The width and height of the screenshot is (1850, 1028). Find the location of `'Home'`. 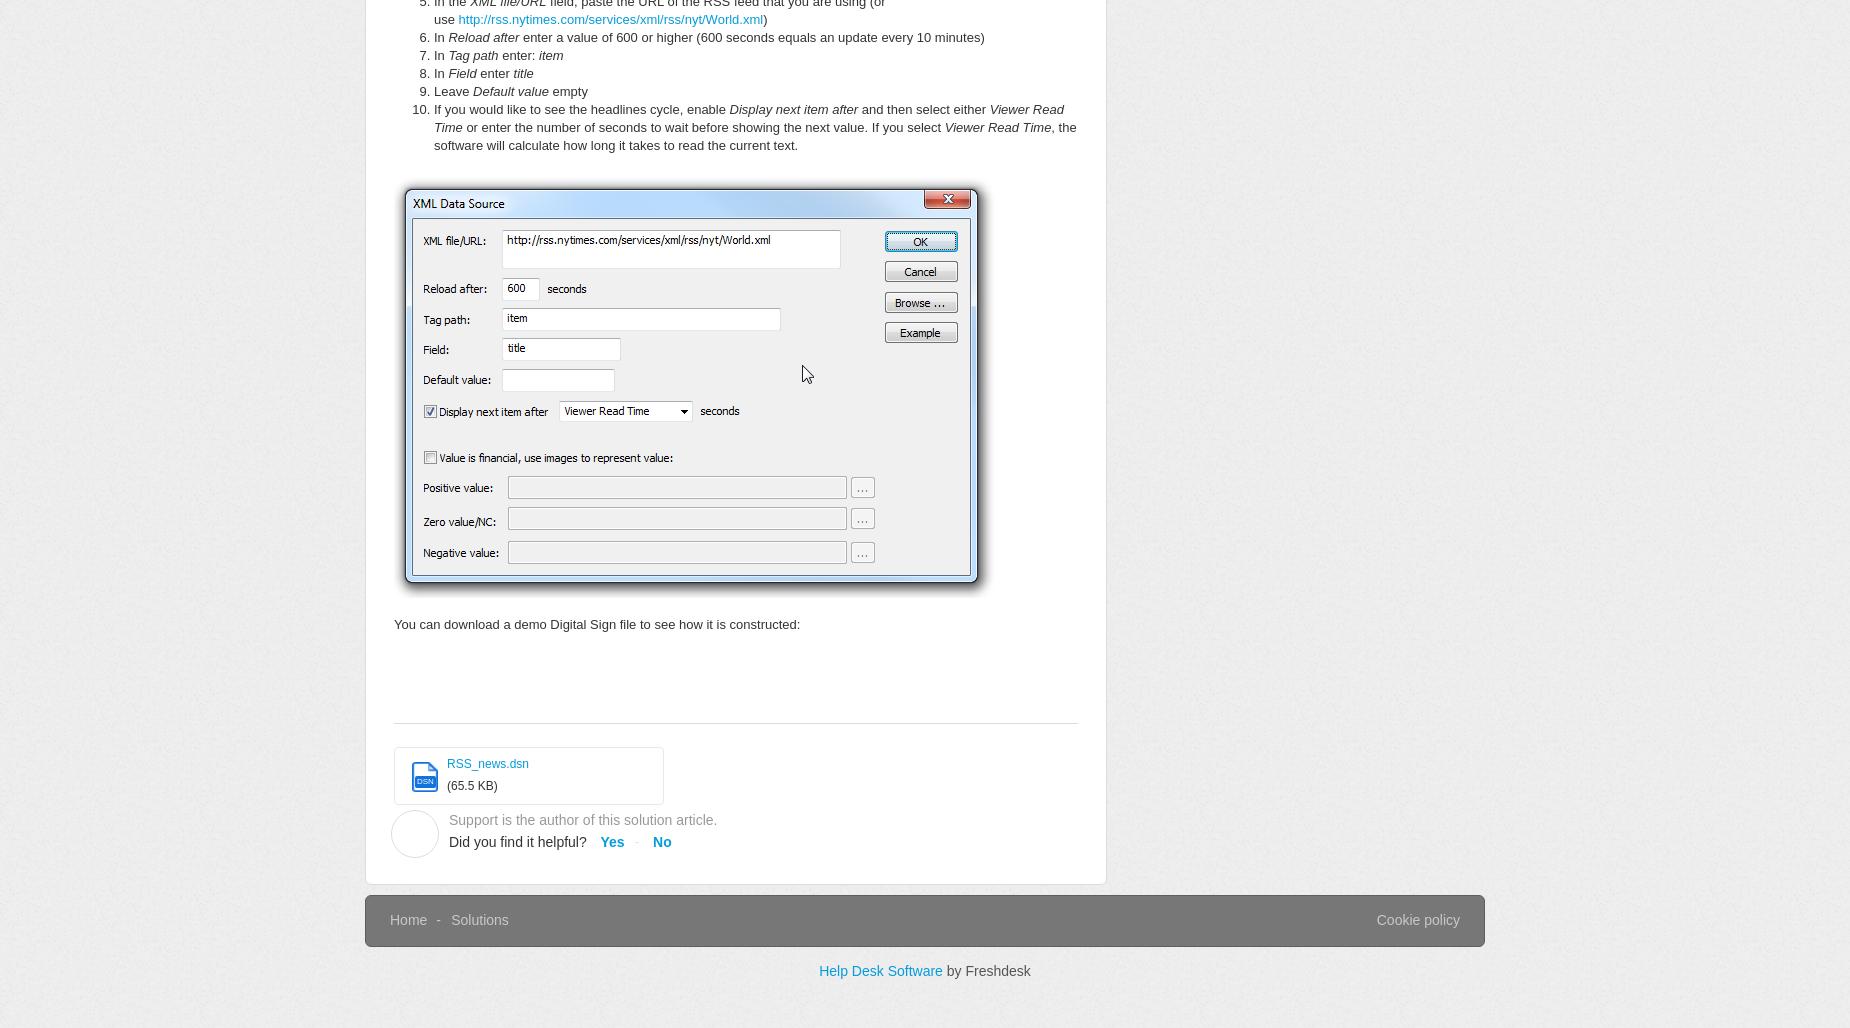

'Home' is located at coordinates (407, 919).